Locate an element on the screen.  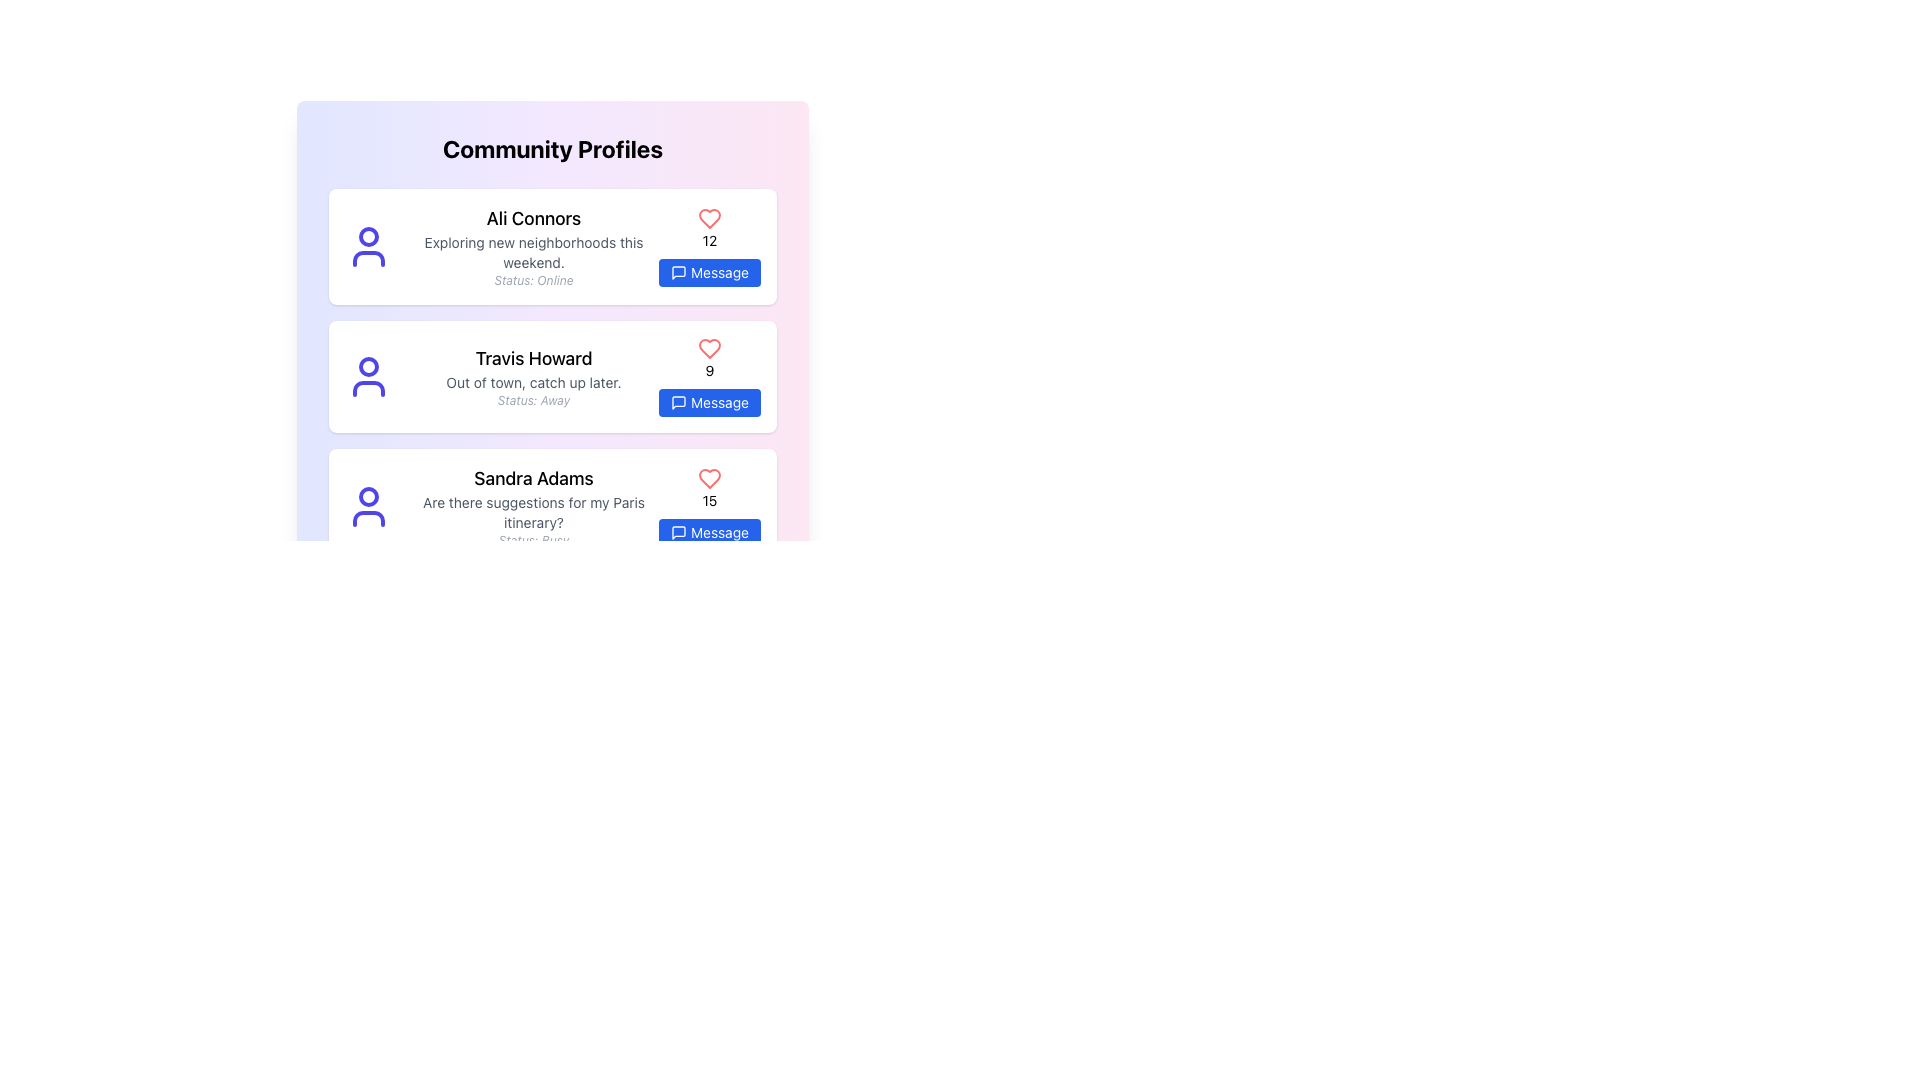
the static text label displaying 'Status: Online' located at the bottom of the user block for 'Ali Connors' is located at coordinates (533, 281).